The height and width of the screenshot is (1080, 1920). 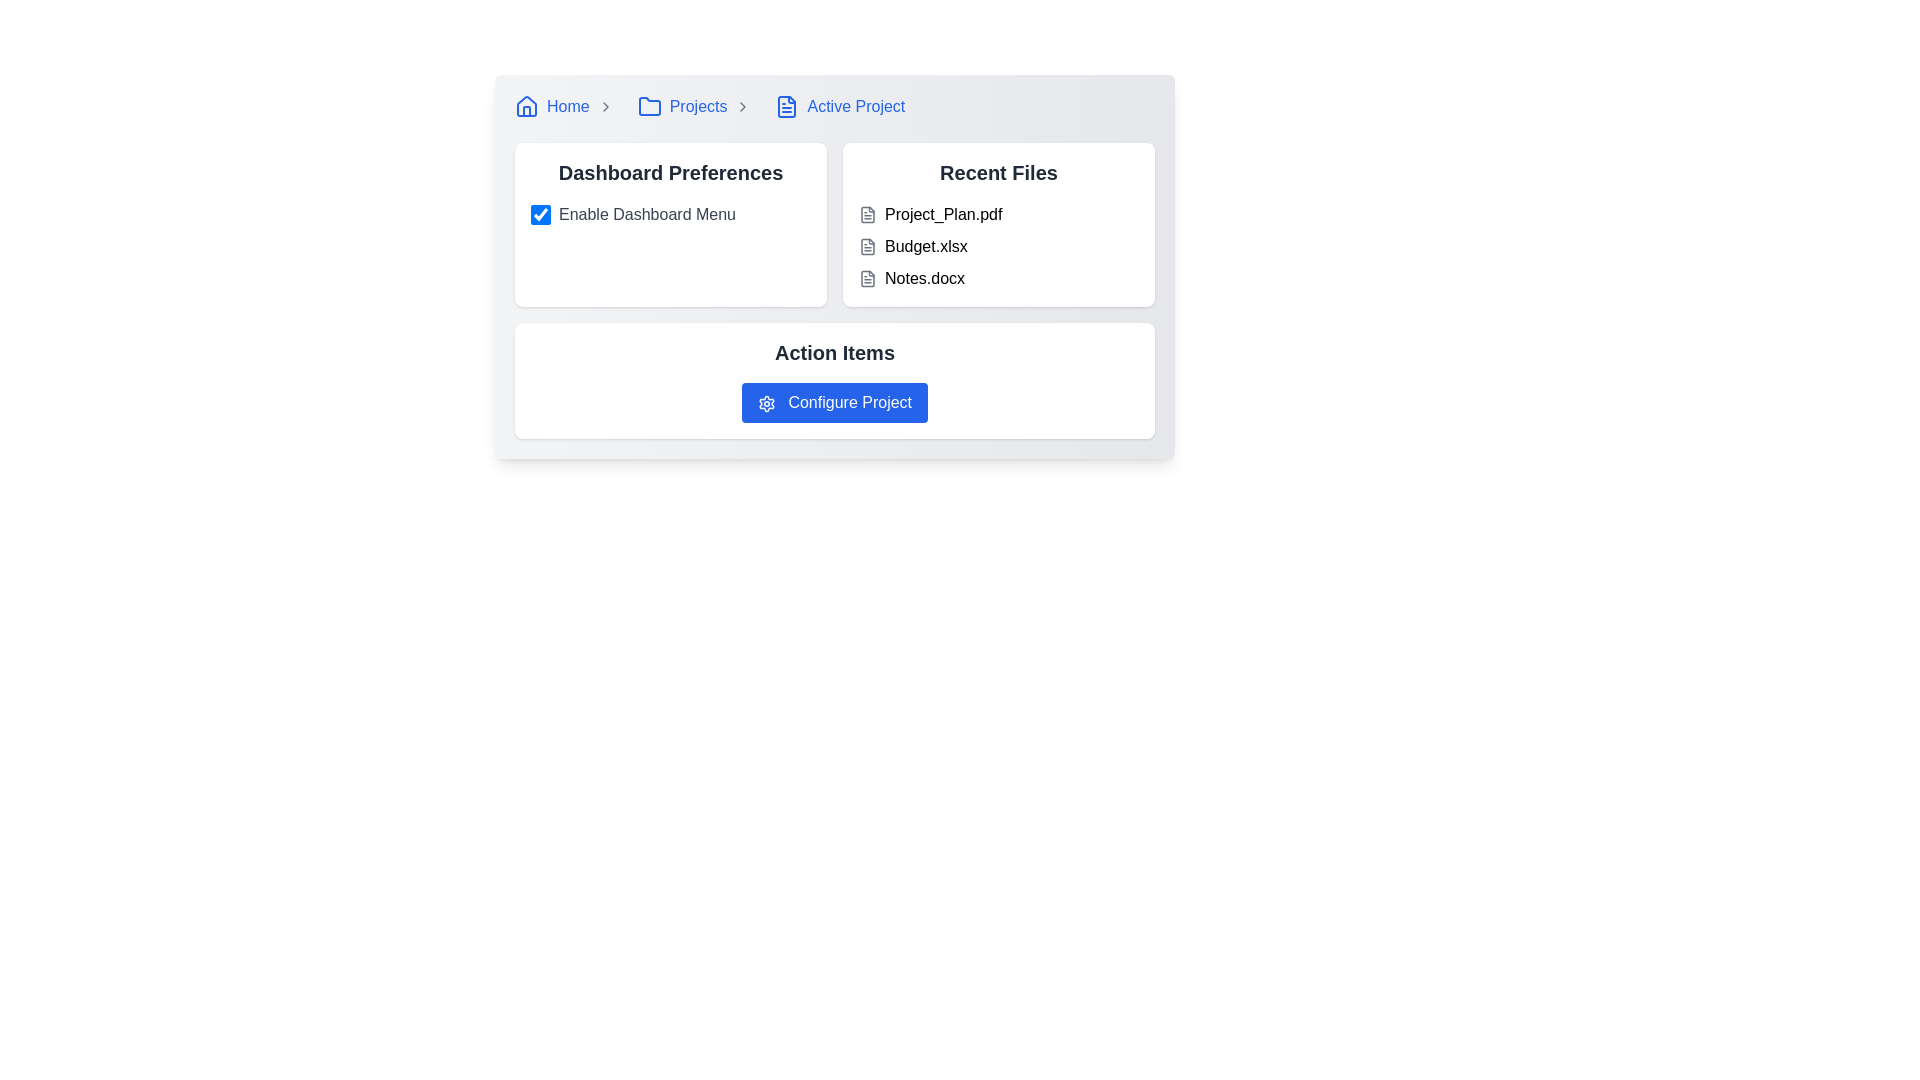 I want to click on the 'Home' icon located at the far-left end of the breadcrumb navigation bar for accessibility purposes, so click(x=527, y=107).